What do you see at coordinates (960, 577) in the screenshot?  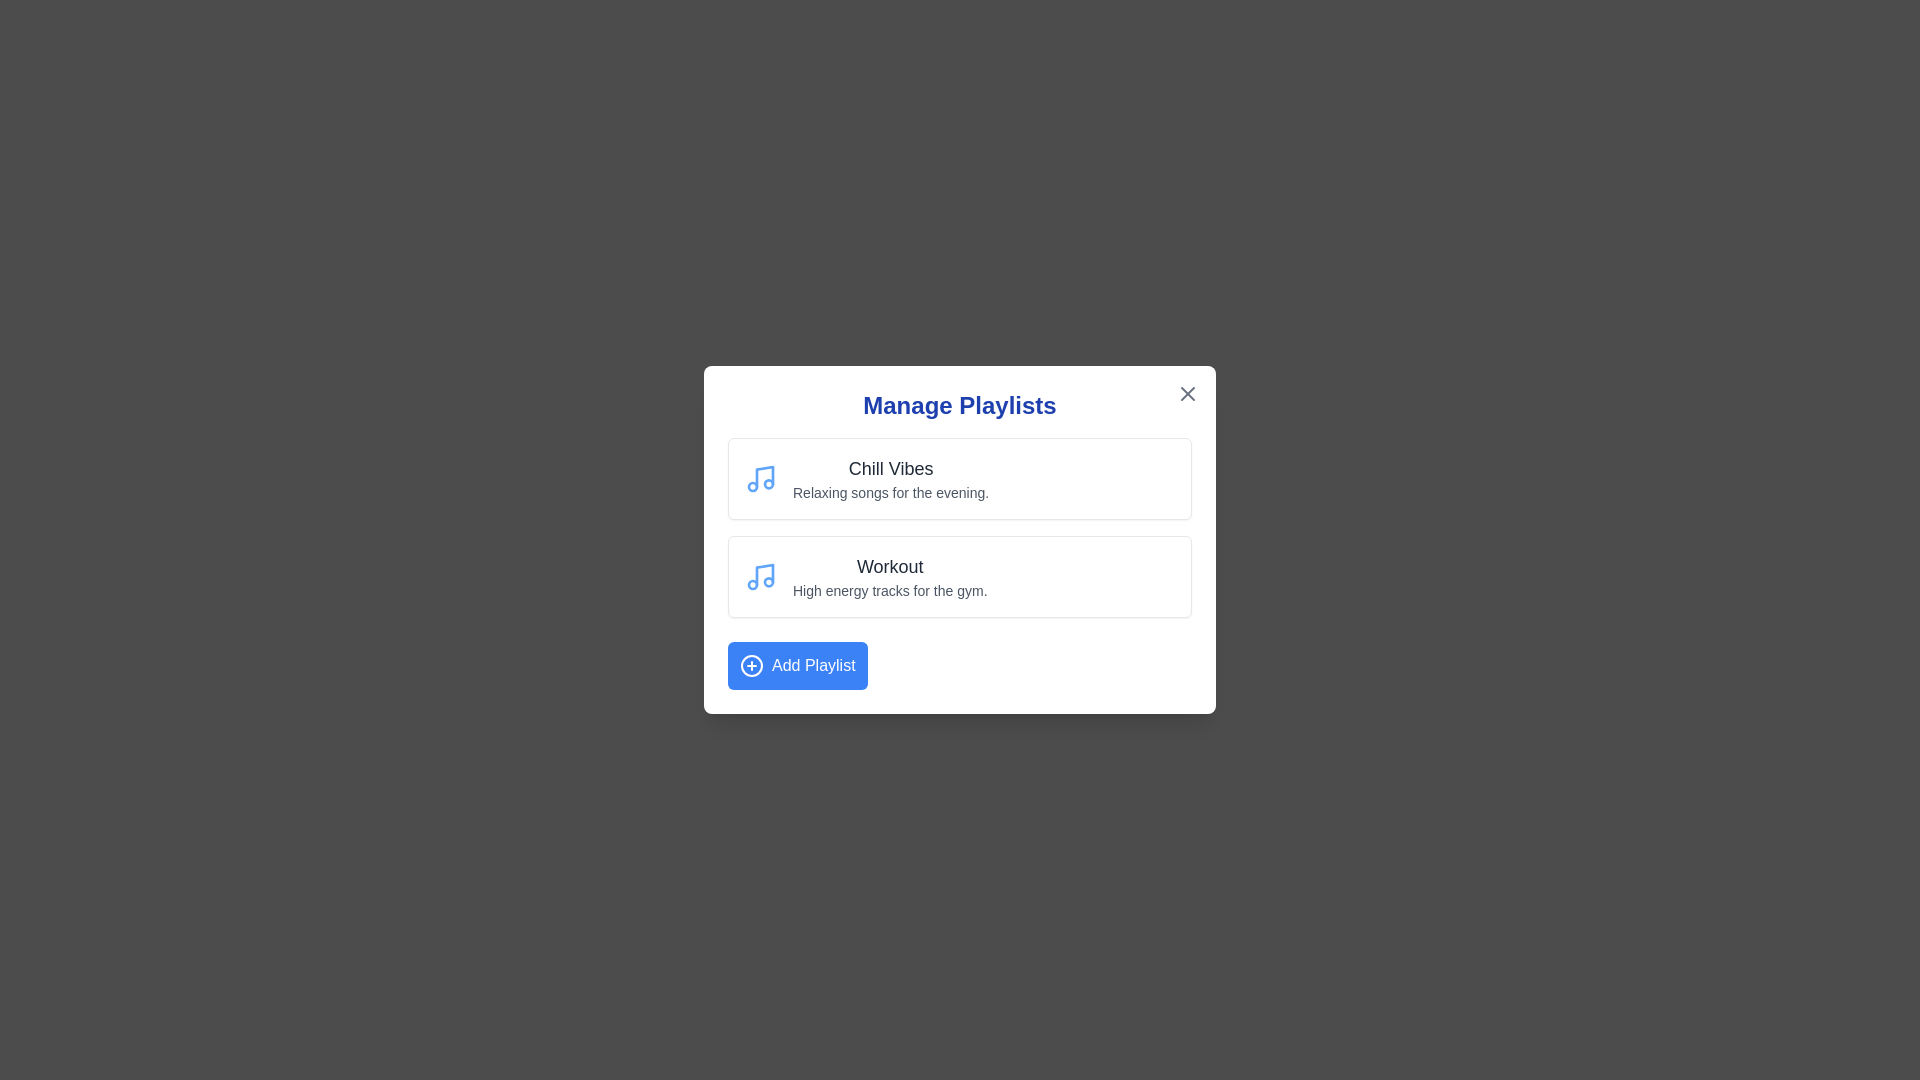 I see `the 'Workout' playlist card located directly beneath the 'Chill Vibes' card in the centered modal under the header 'Manage Playlists'` at bounding box center [960, 577].